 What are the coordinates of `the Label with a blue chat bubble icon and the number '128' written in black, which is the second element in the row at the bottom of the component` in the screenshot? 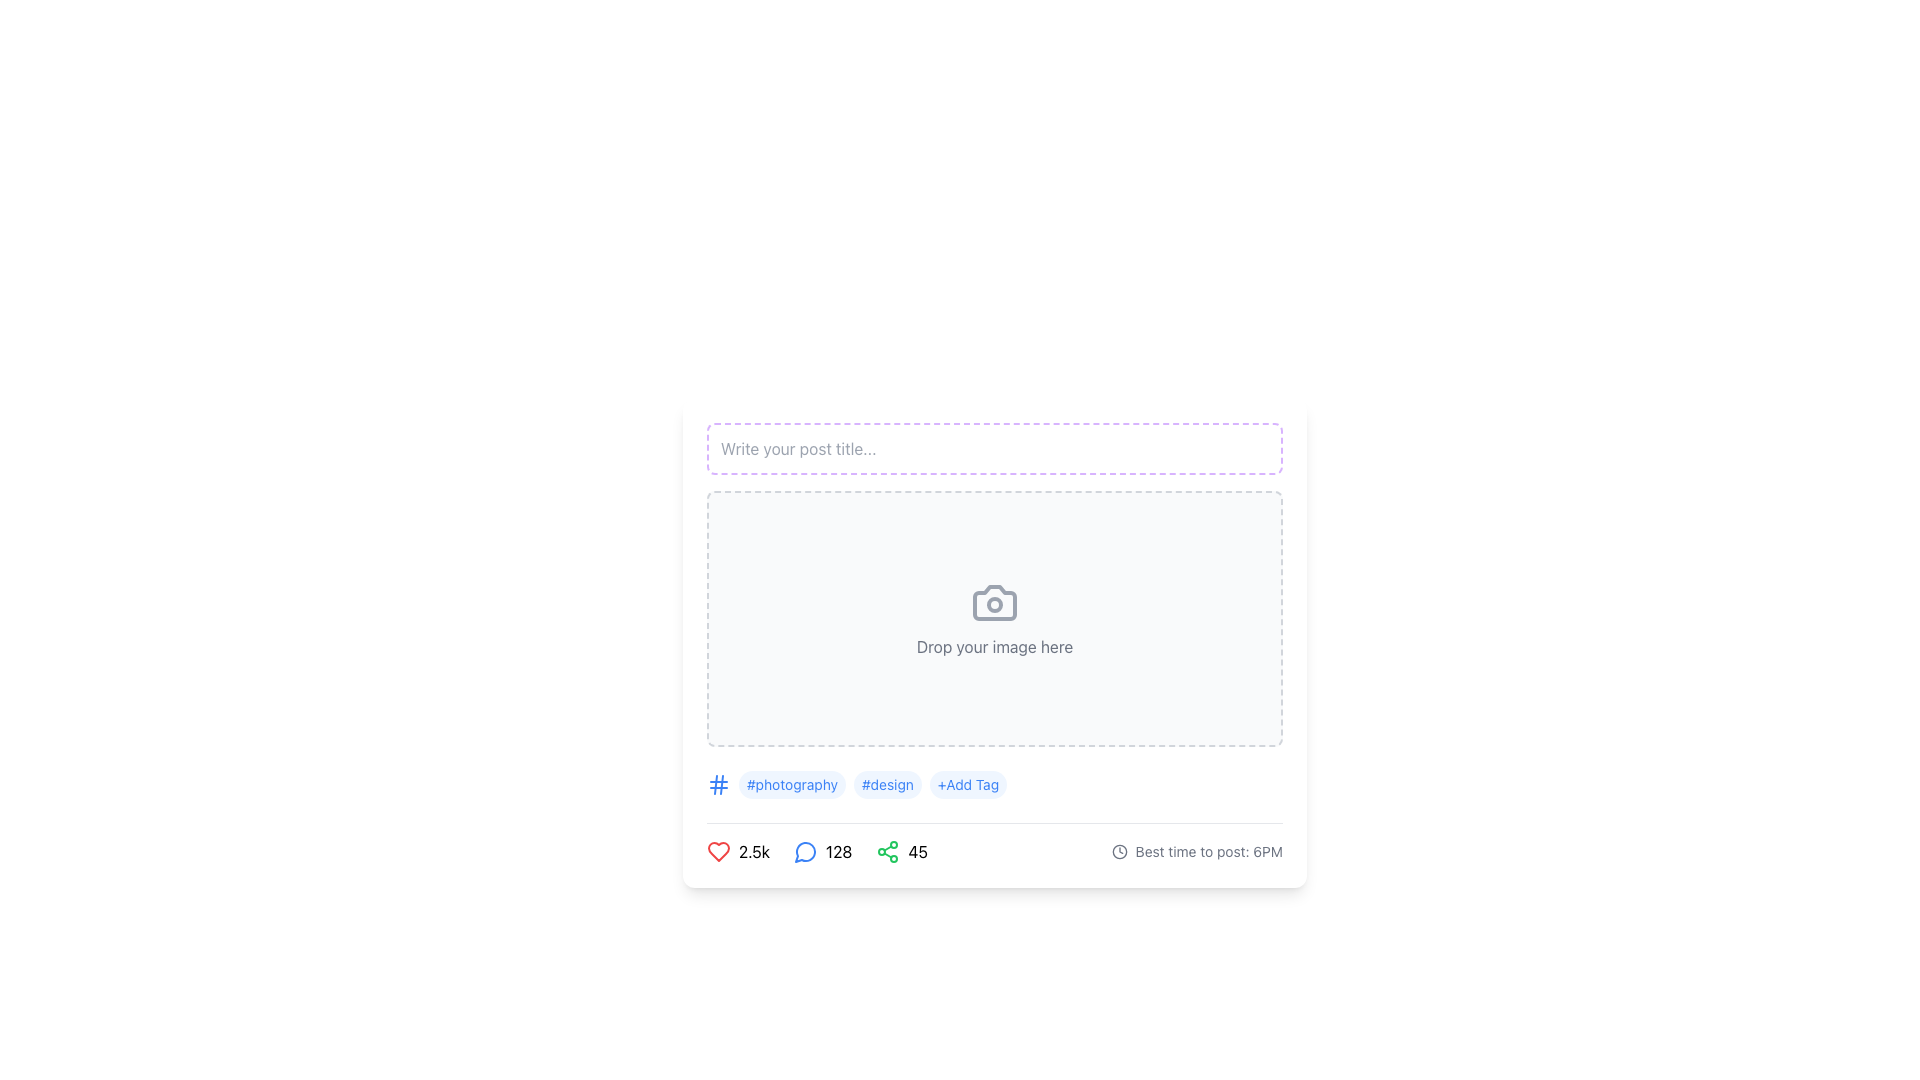 It's located at (823, 852).